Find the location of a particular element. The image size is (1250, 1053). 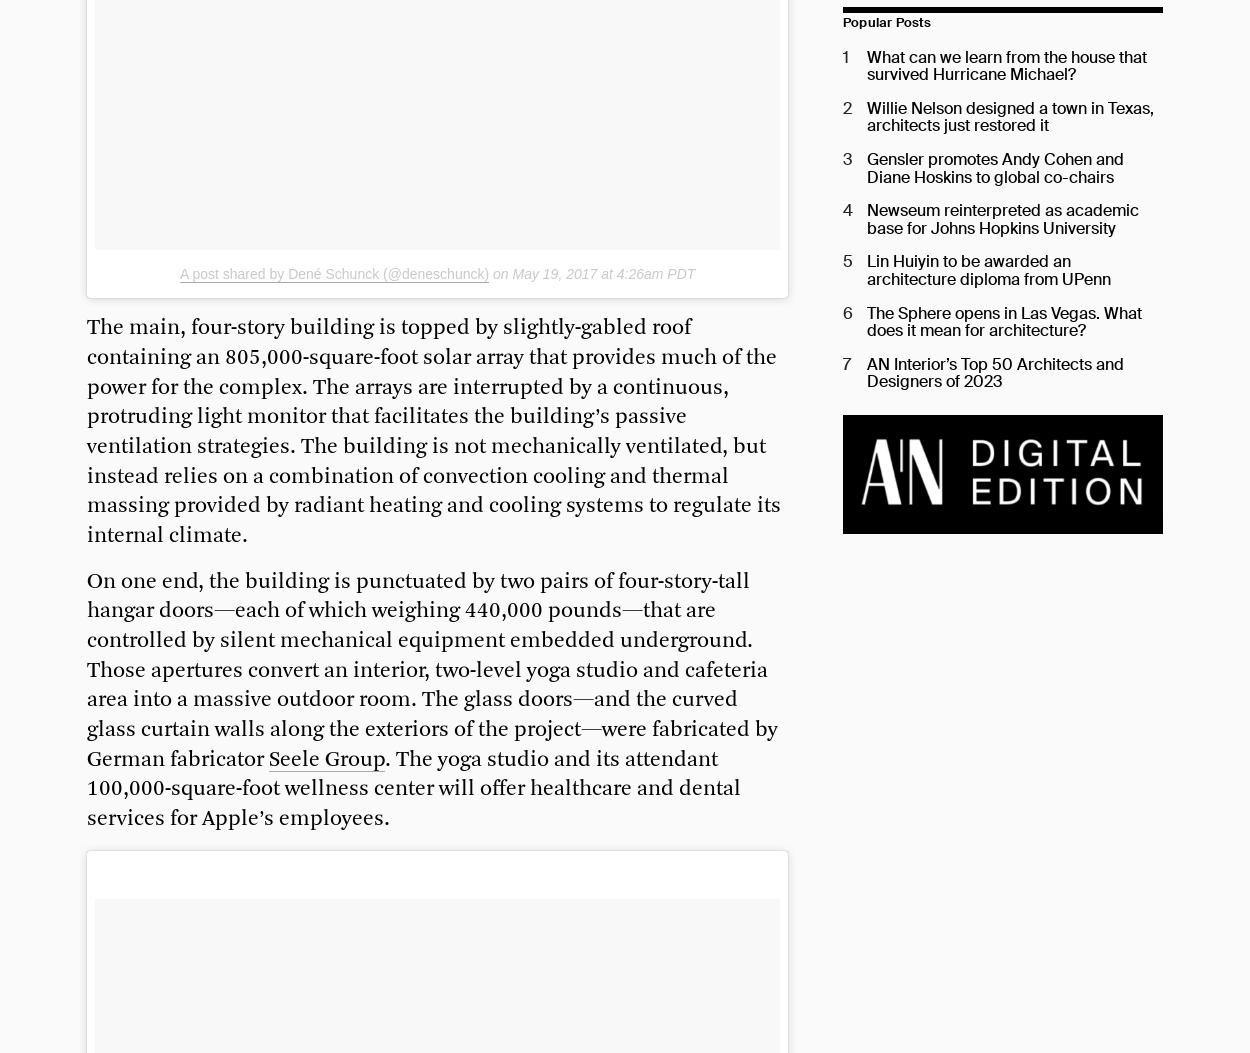

'On one end, the building is punctuated by two pairs of four-story-tall hangar doors—each of which weighing 440,000 pounds—that are controlled by silent mechanical equipment embedded underground. Those apertures convert an interior, two-level yoga studio and cafeteria area into a massive outdoor room. The glass doors—and the curved glass curtain walls along the exteriors of the project—were fabricated by German fabricator' is located at coordinates (86, 669).